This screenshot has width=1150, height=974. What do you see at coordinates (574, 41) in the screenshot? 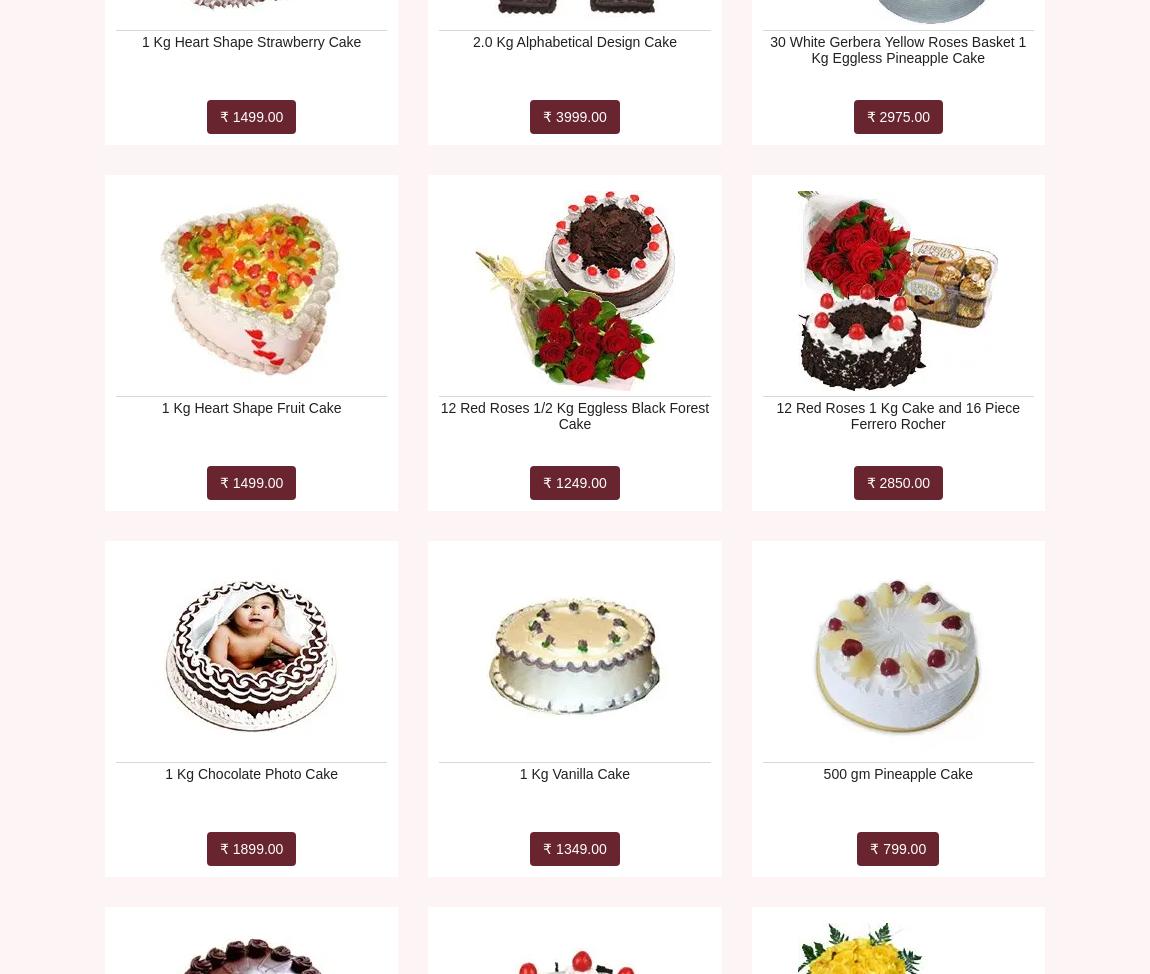
I see `'2.0 Kg Alphabetical Design Cake'` at bounding box center [574, 41].